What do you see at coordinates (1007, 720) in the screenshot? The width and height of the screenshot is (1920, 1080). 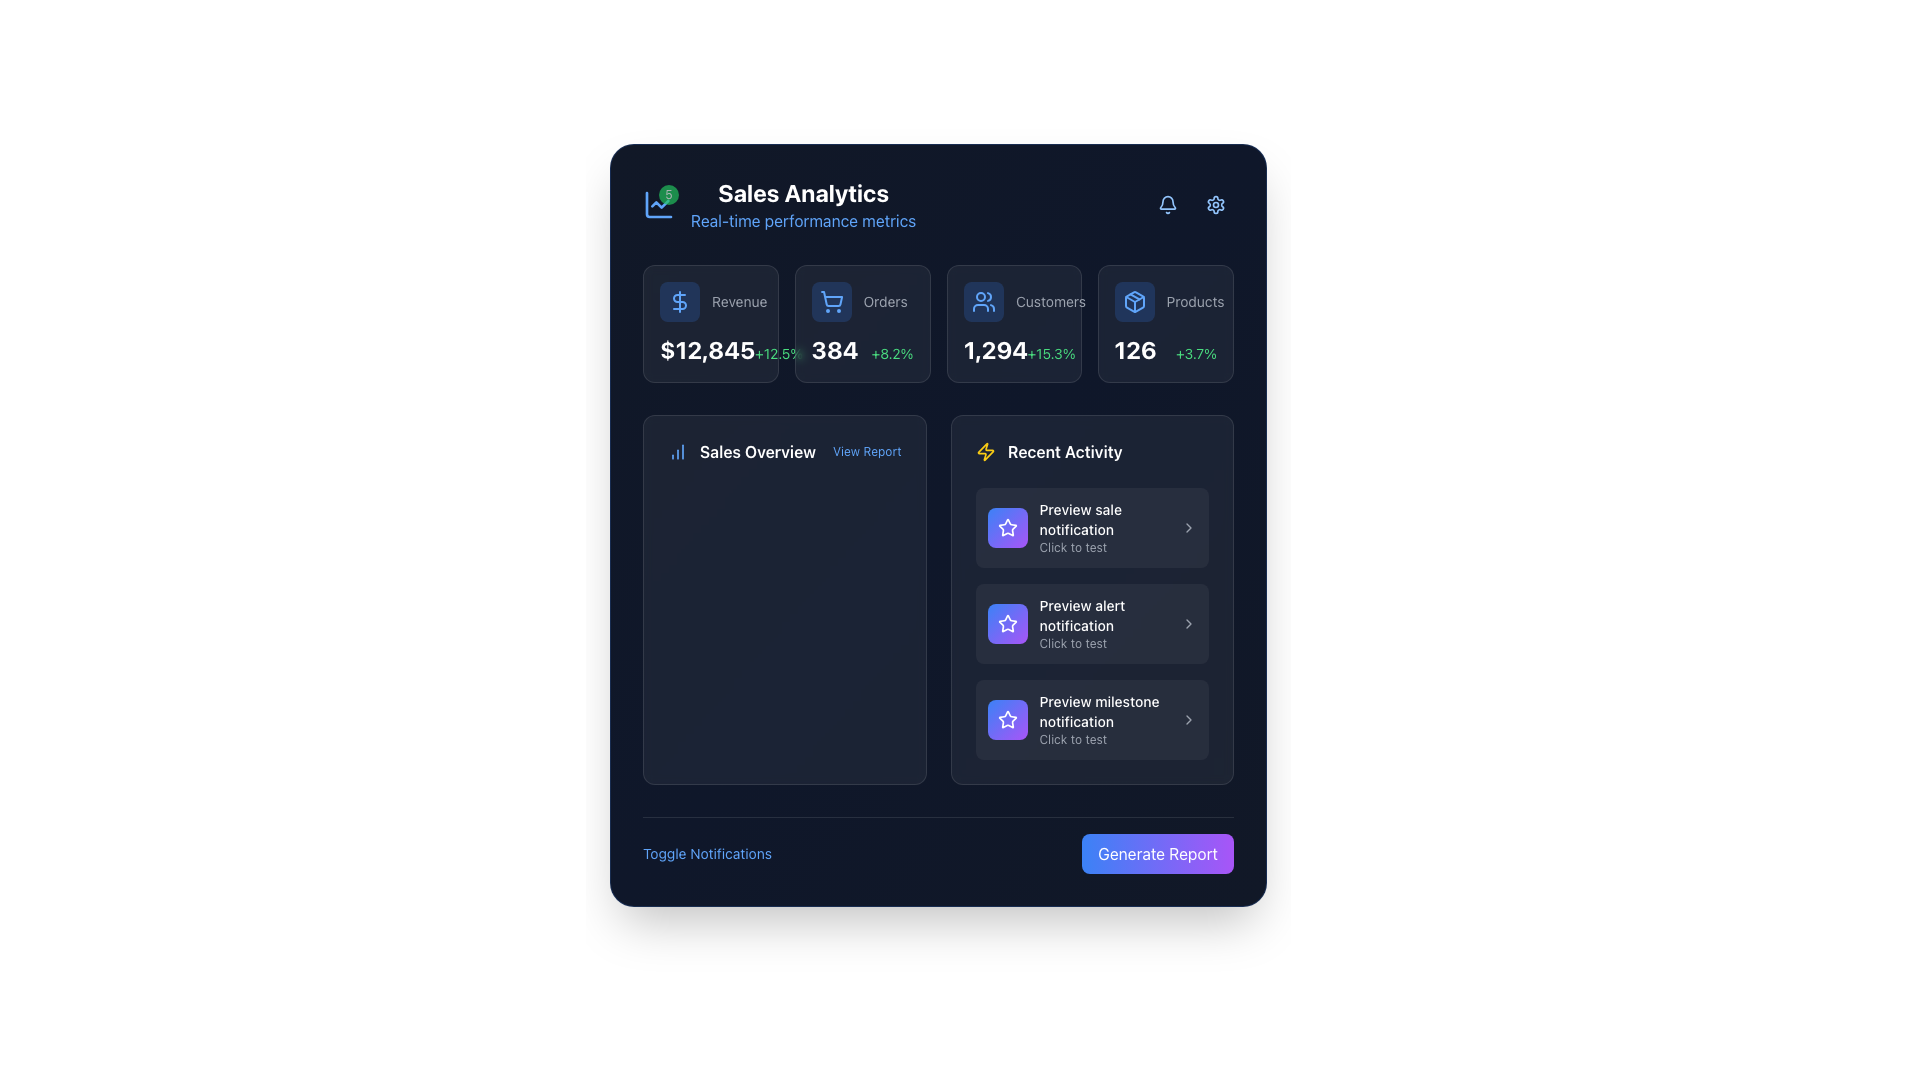 I see `the centered star icon inside the circular button located in the third item of the 'Recent Activity' section on the analytics dashboard, adjacent to the label 'Preview milestone notification'` at bounding box center [1007, 720].